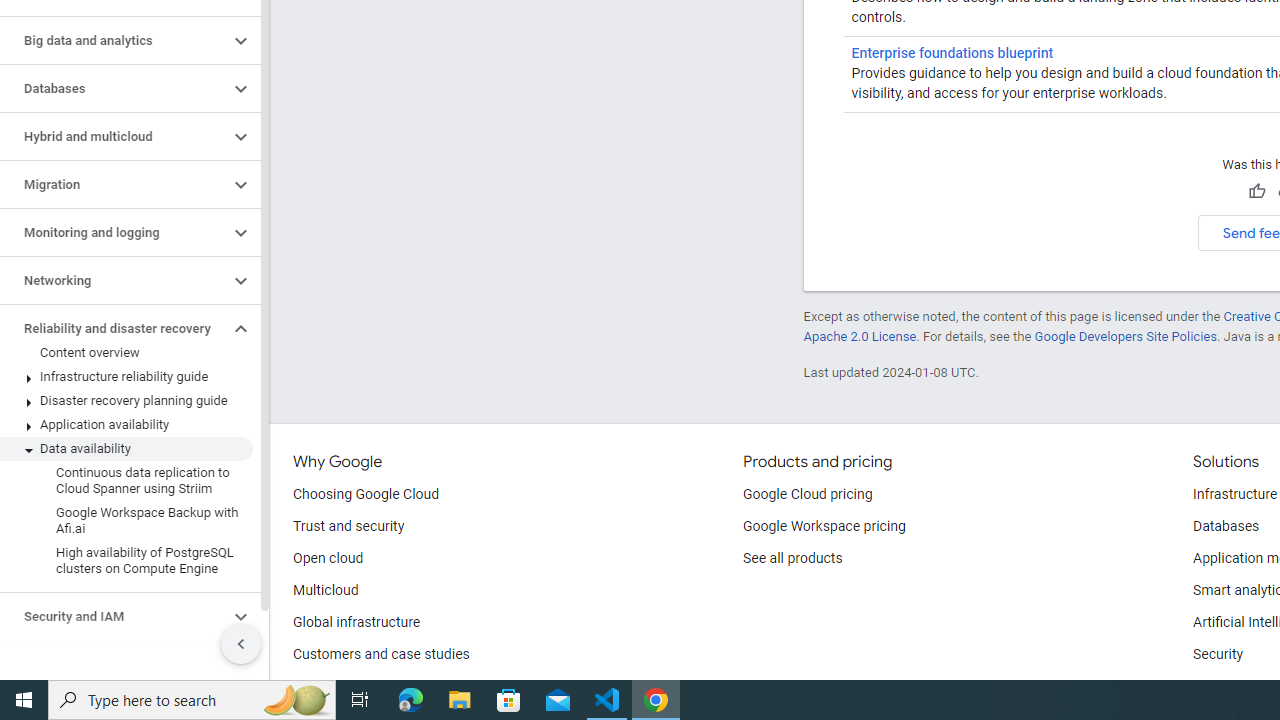  Describe the element at coordinates (113, 281) in the screenshot. I see `'Networking'` at that location.